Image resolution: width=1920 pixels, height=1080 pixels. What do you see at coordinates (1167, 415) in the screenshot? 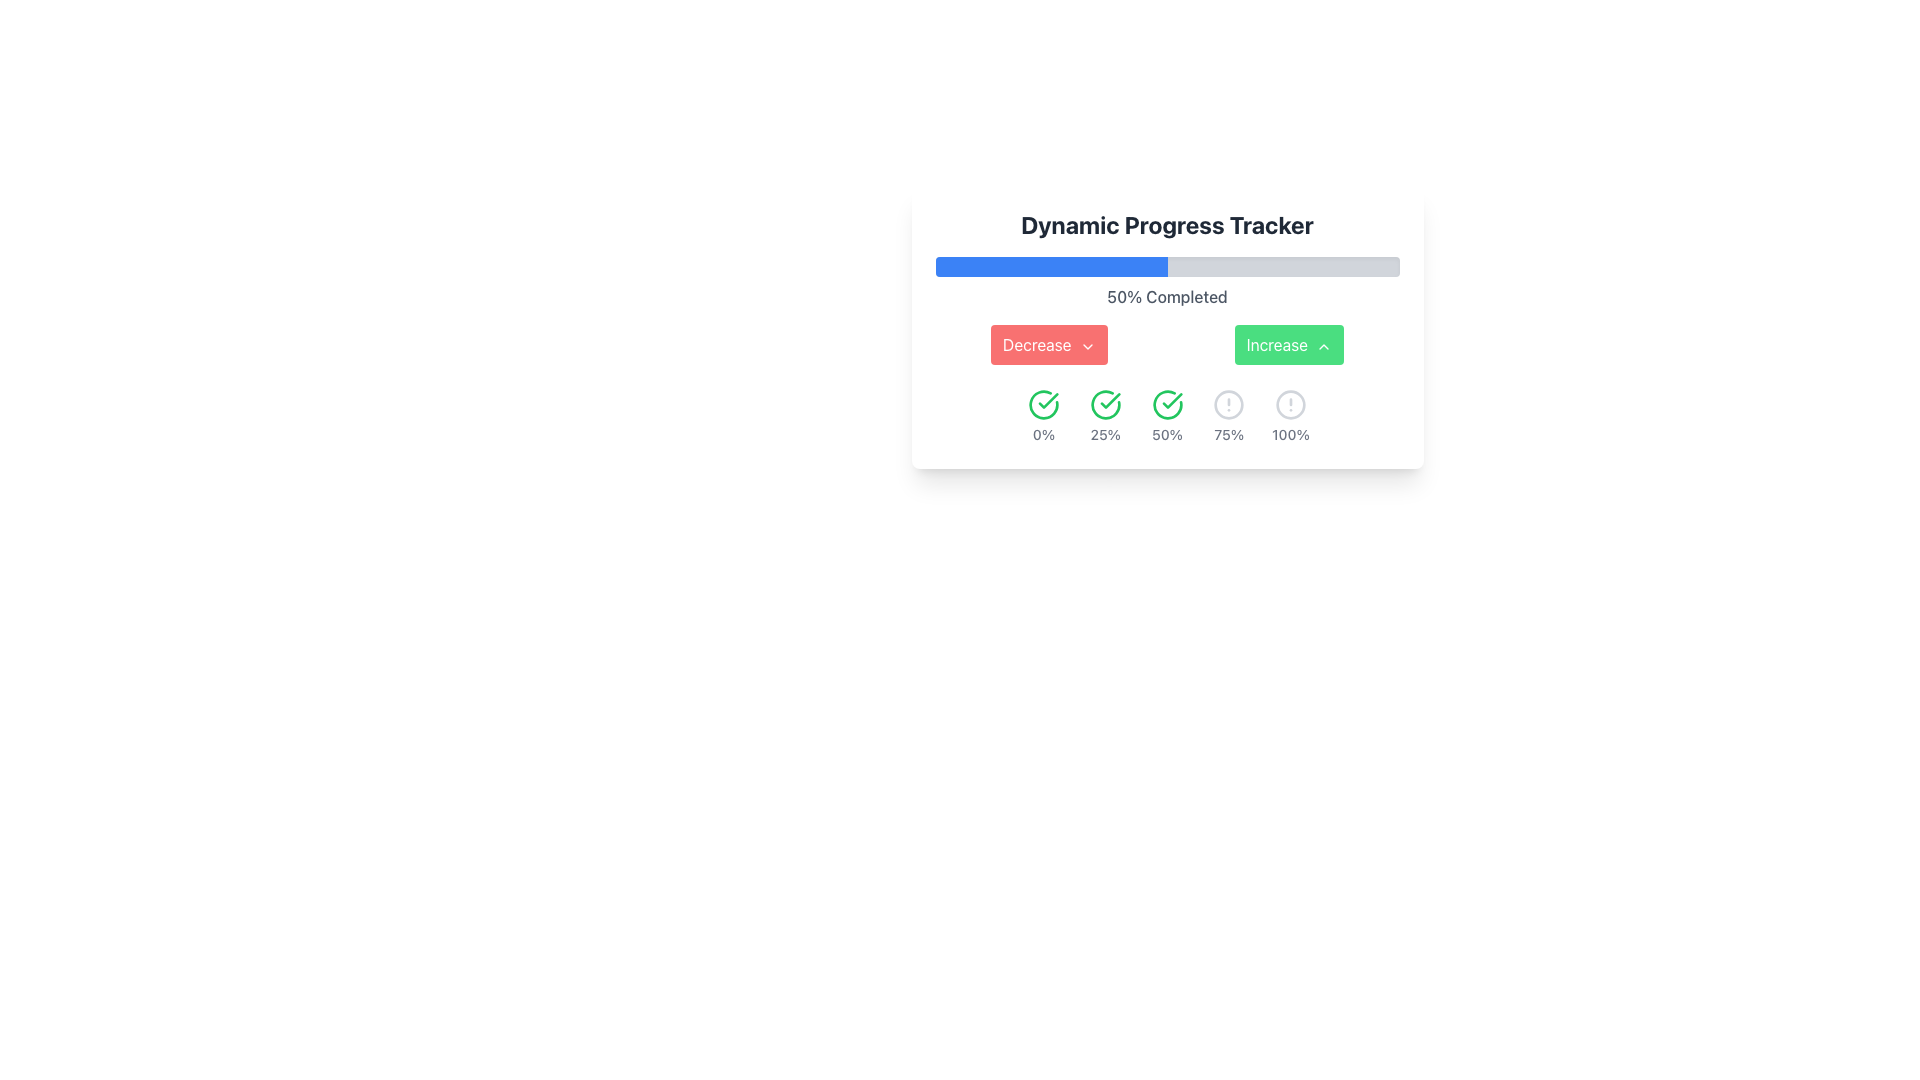
I see `the '50%' text below the green checkmark icon, which indicates a 50% completion state in the progress tracker` at bounding box center [1167, 415].